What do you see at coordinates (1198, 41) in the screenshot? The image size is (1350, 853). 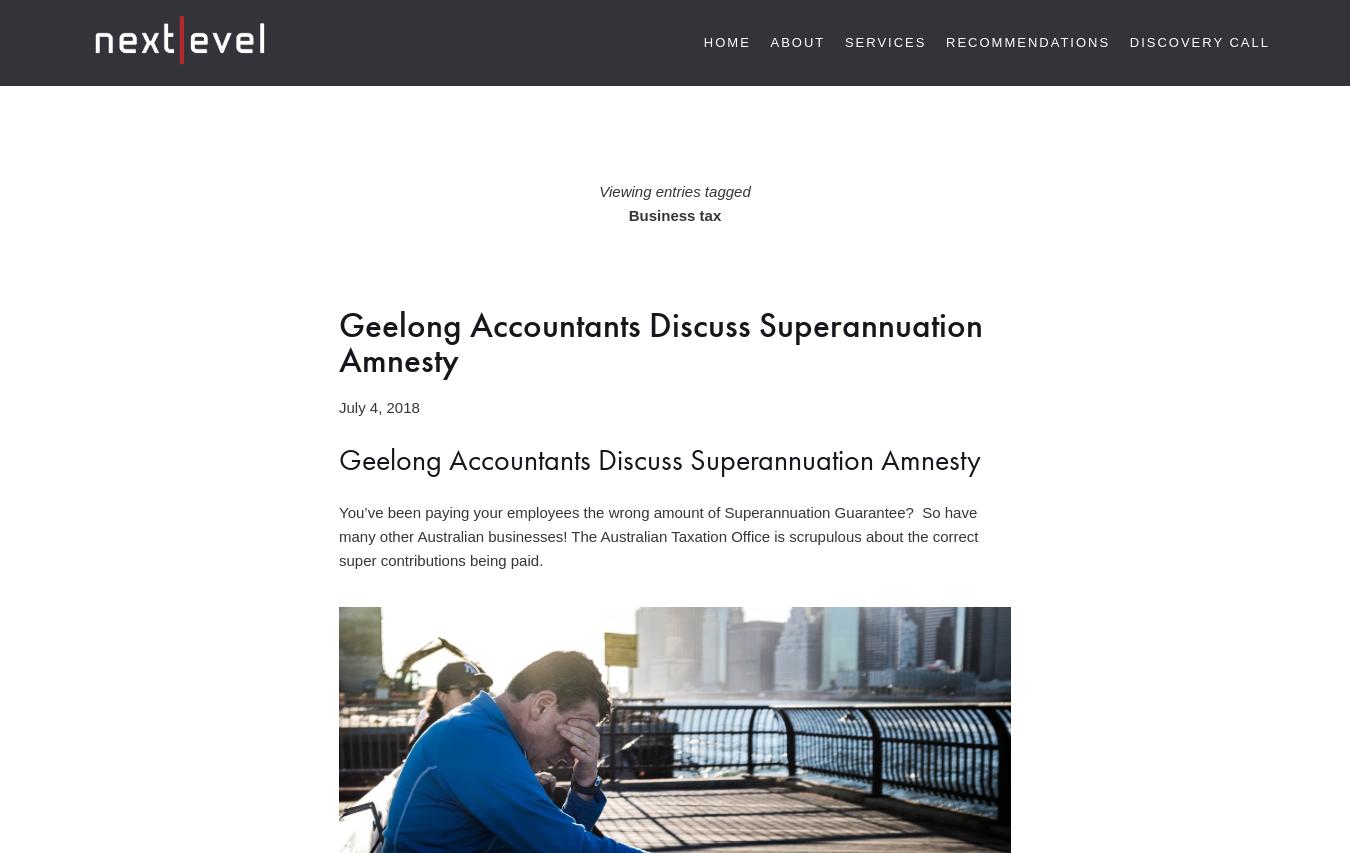 I see `'Discovery Call'` at bounding box center [1198, 41].